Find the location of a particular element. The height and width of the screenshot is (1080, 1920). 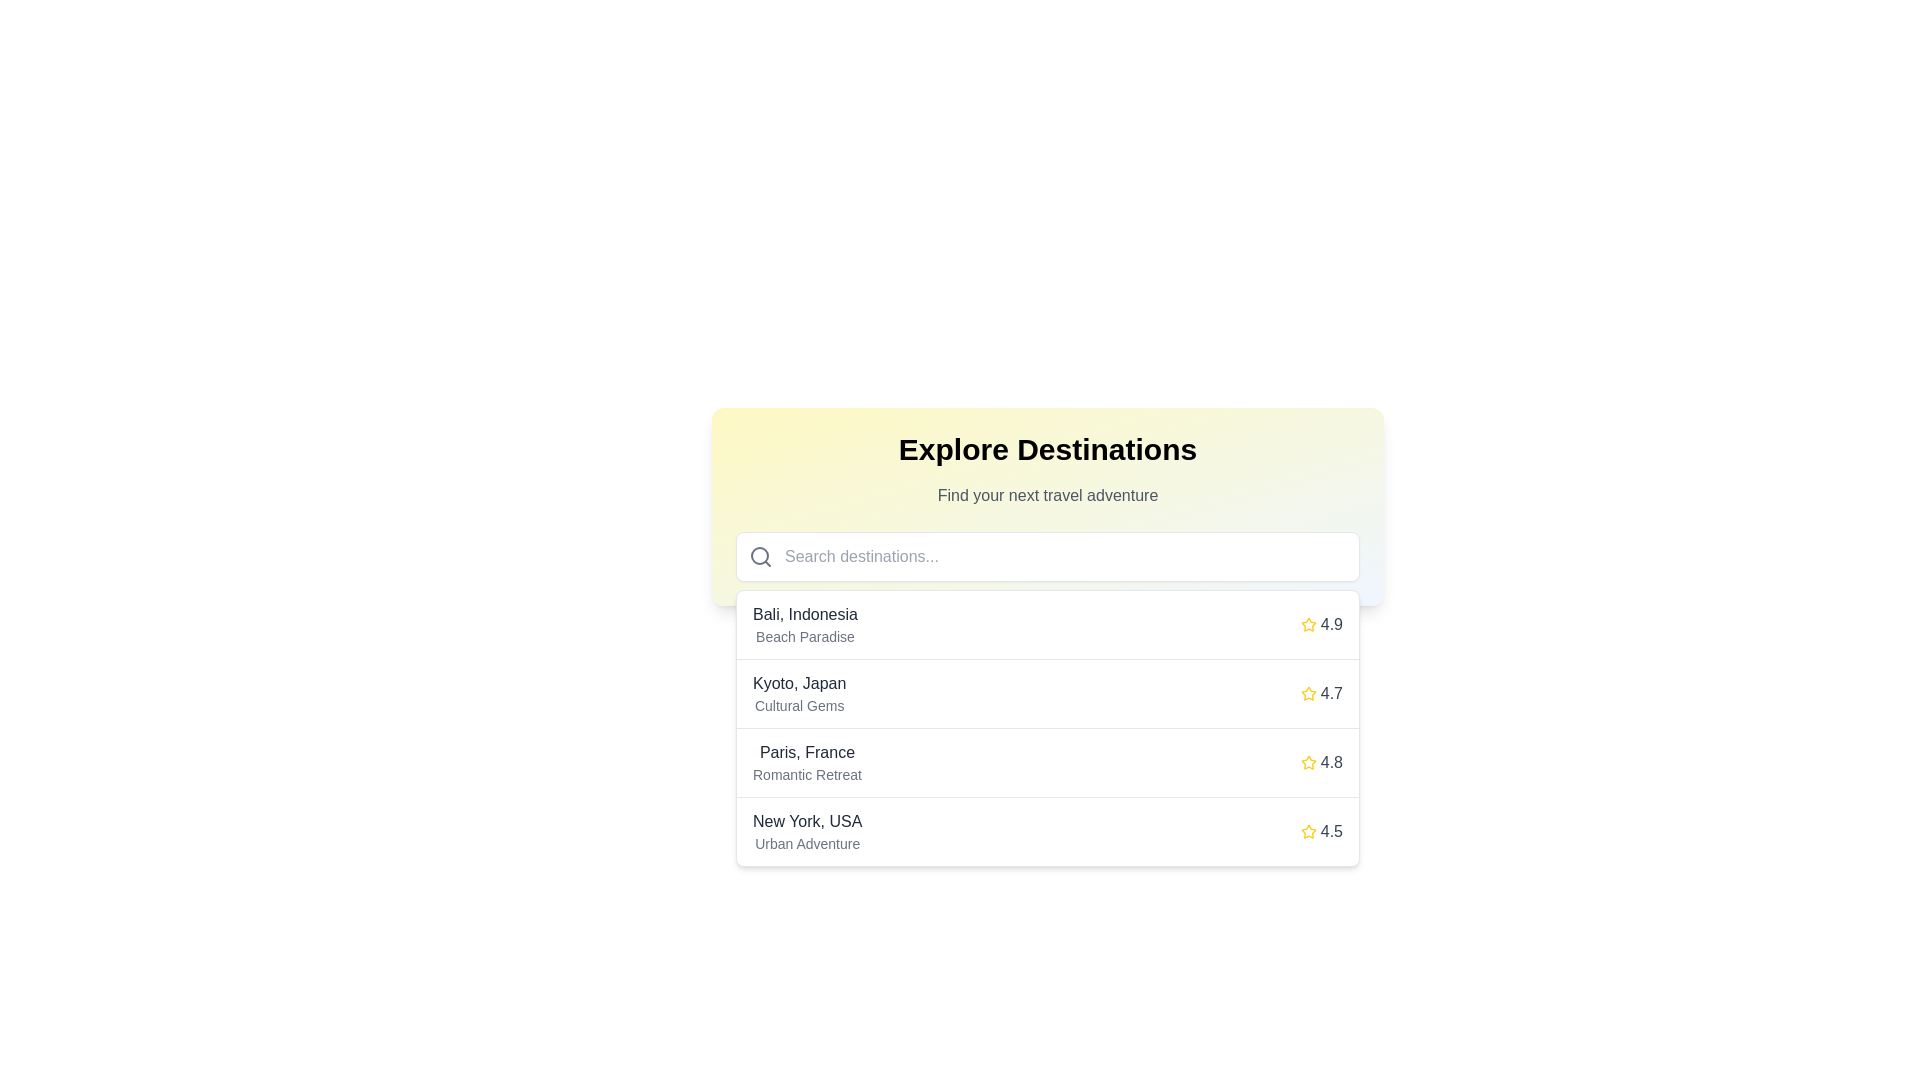

the dropdown menu containing a list of destinations is located at coordinates (1046, 728).